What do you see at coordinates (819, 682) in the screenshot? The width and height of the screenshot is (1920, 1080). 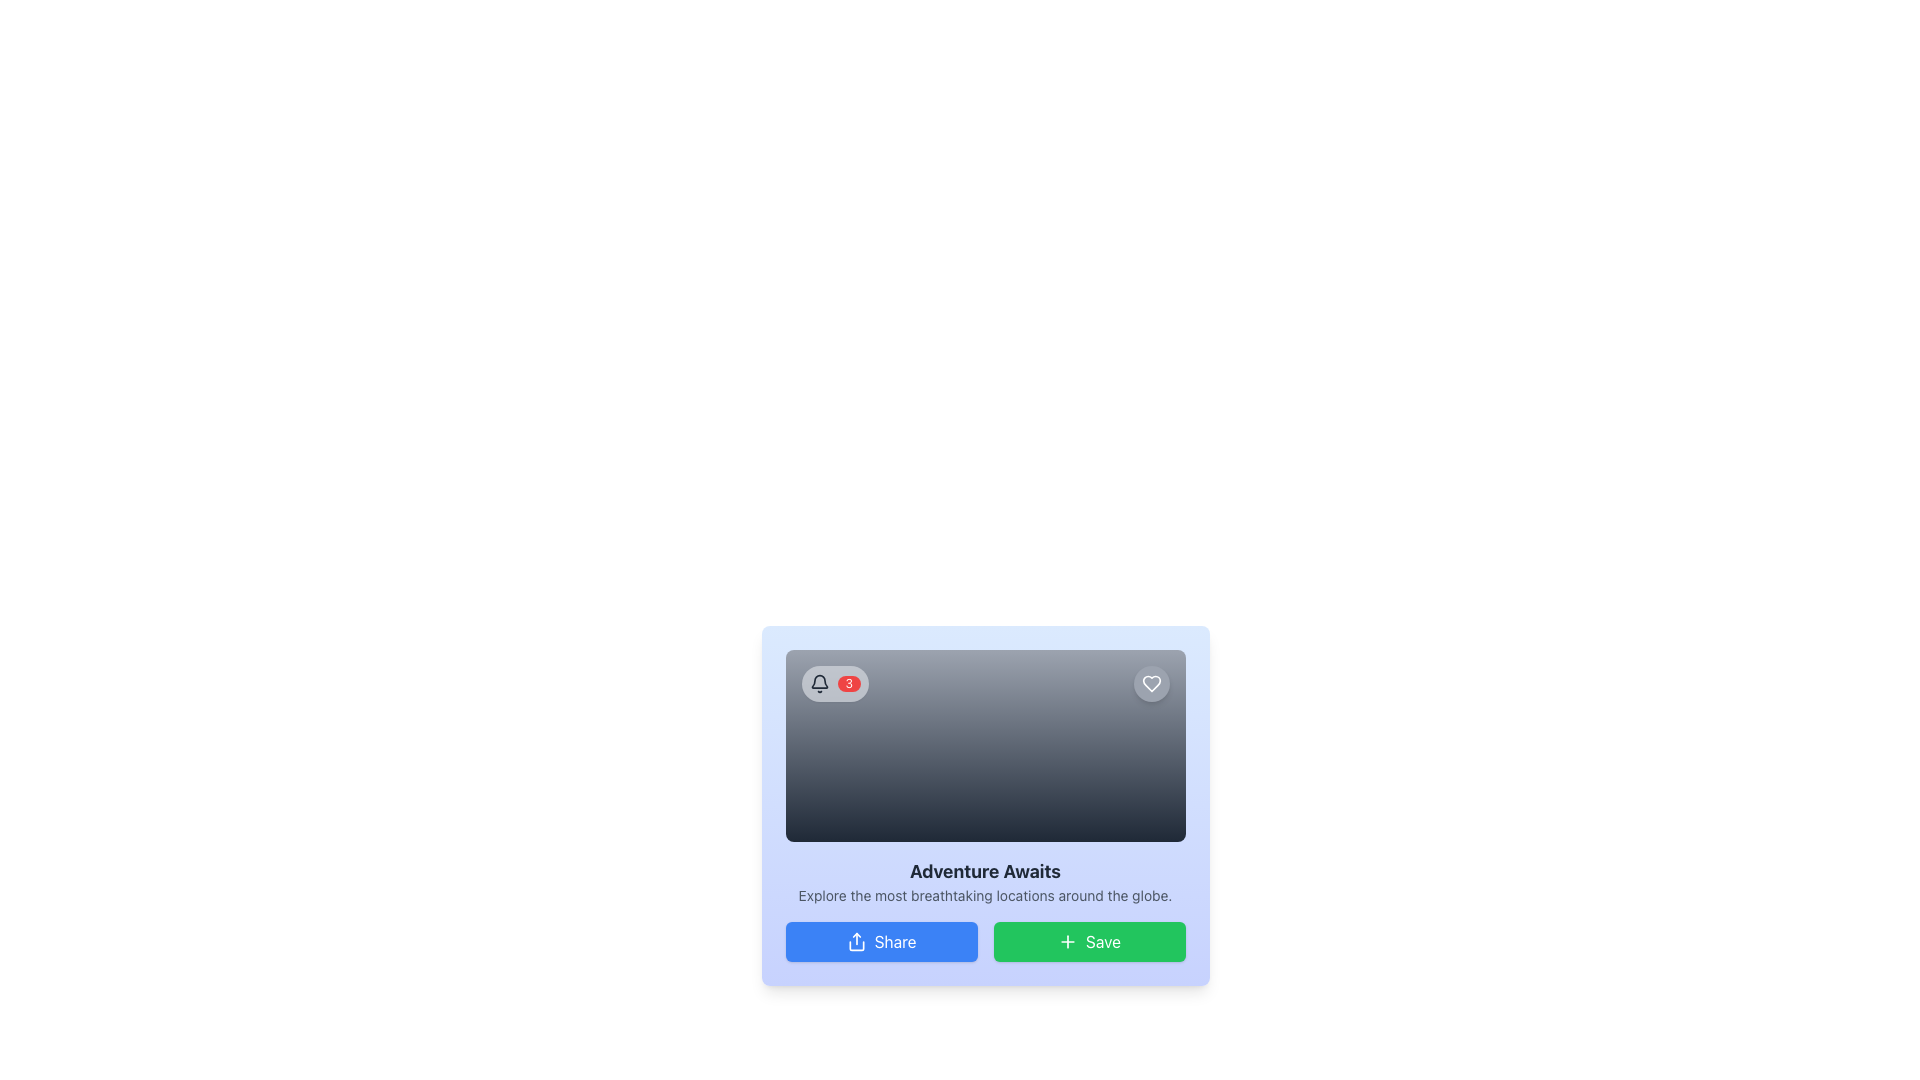 I see `the dark gray bell icon located in the notification badge area next to the red badge displaying the number '3'` at bounding box center [819, 682].